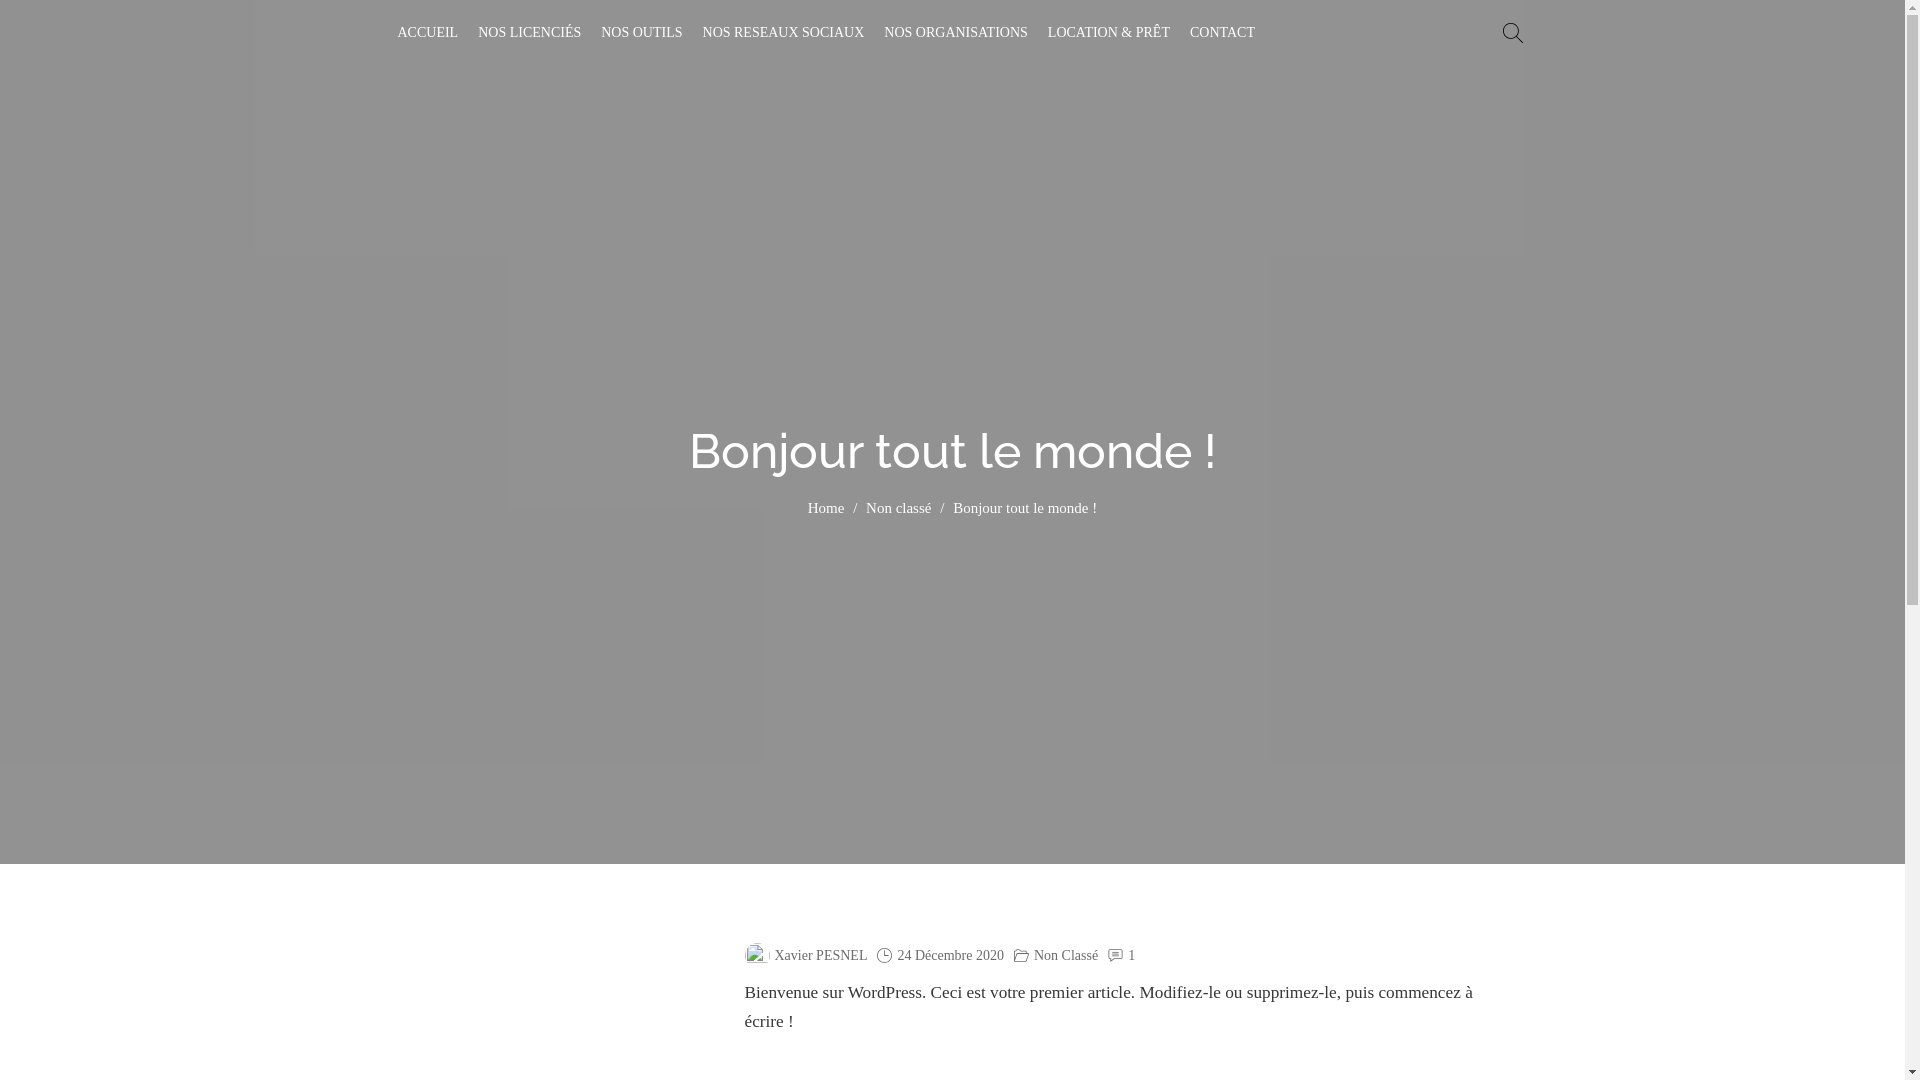 Image resolution: width=1920 pixels, height=1080 pixels. What do you see at coordinates (1131, 955) in the screenshot?
I see `'1'` at bounding box center [1131, 955].